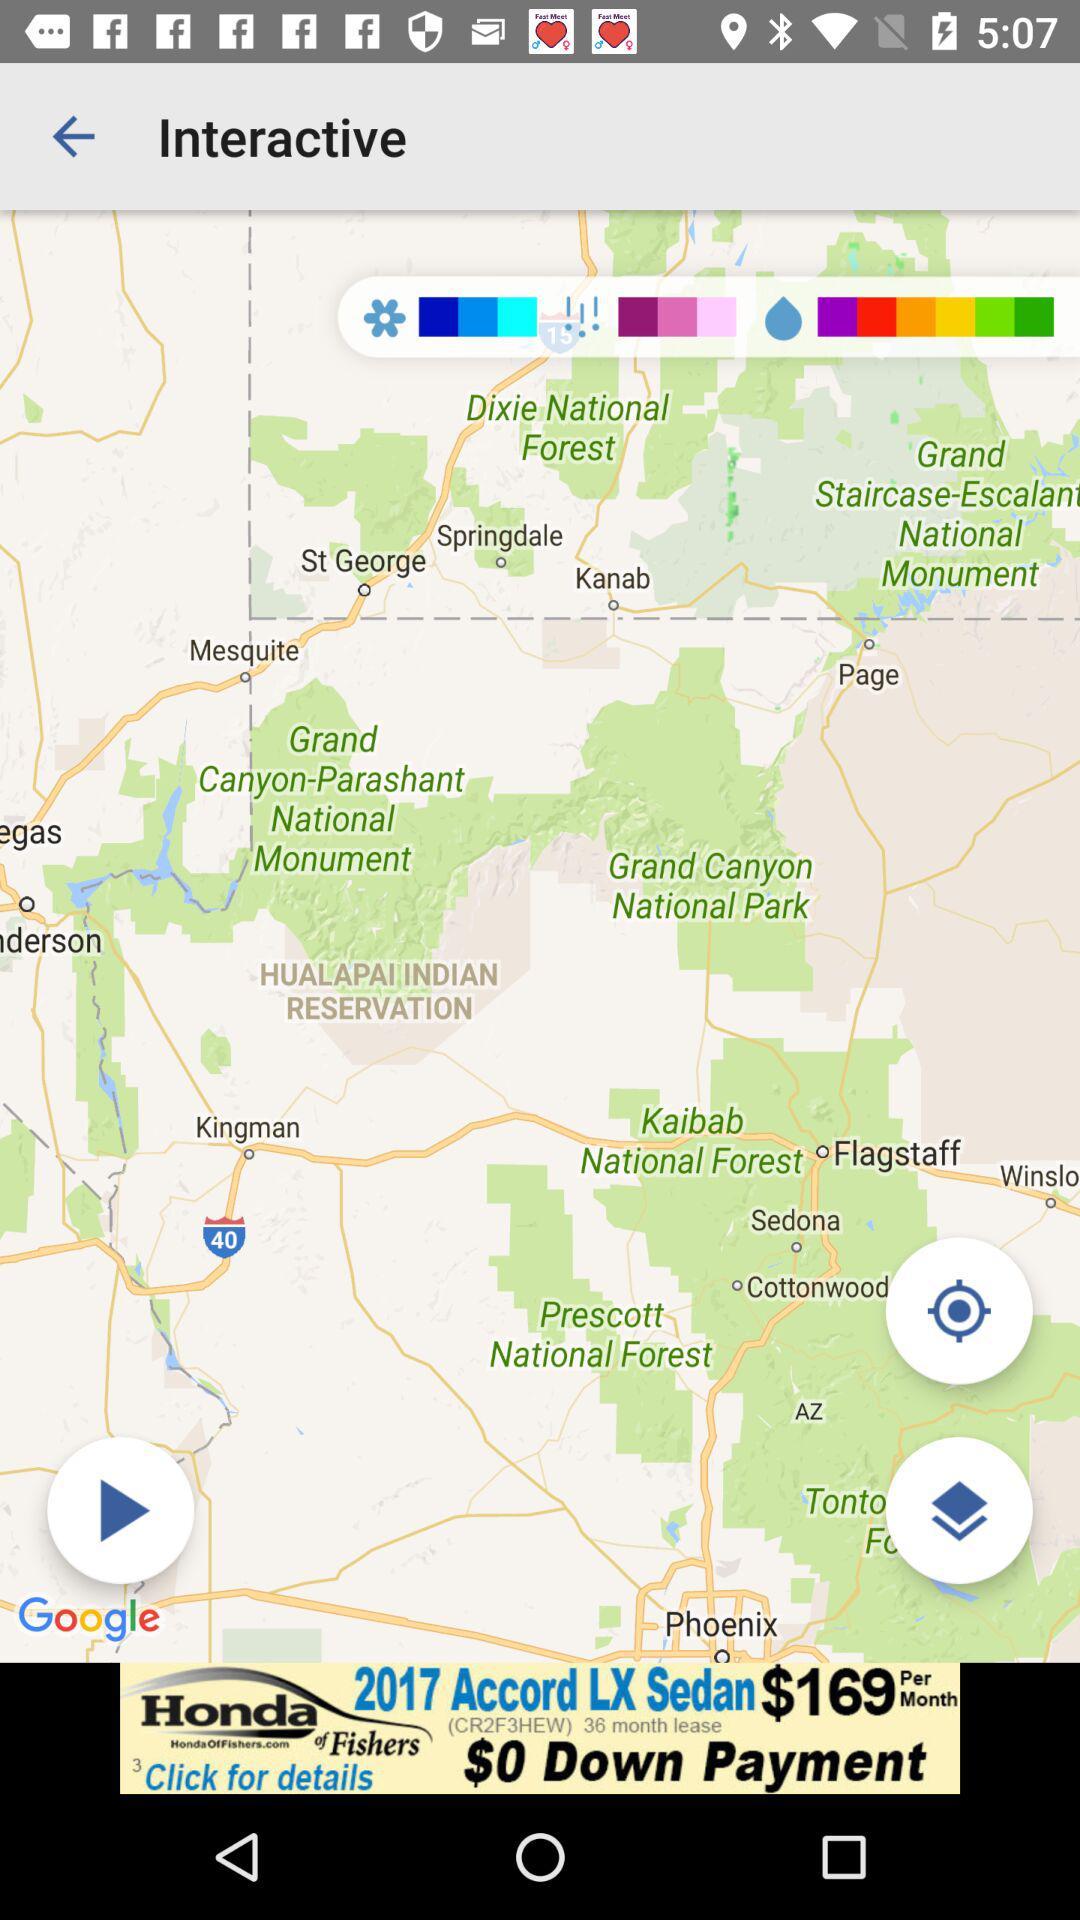 The image size is (1080, 1920). I want to click on different filter for map, so click(958, 1510).